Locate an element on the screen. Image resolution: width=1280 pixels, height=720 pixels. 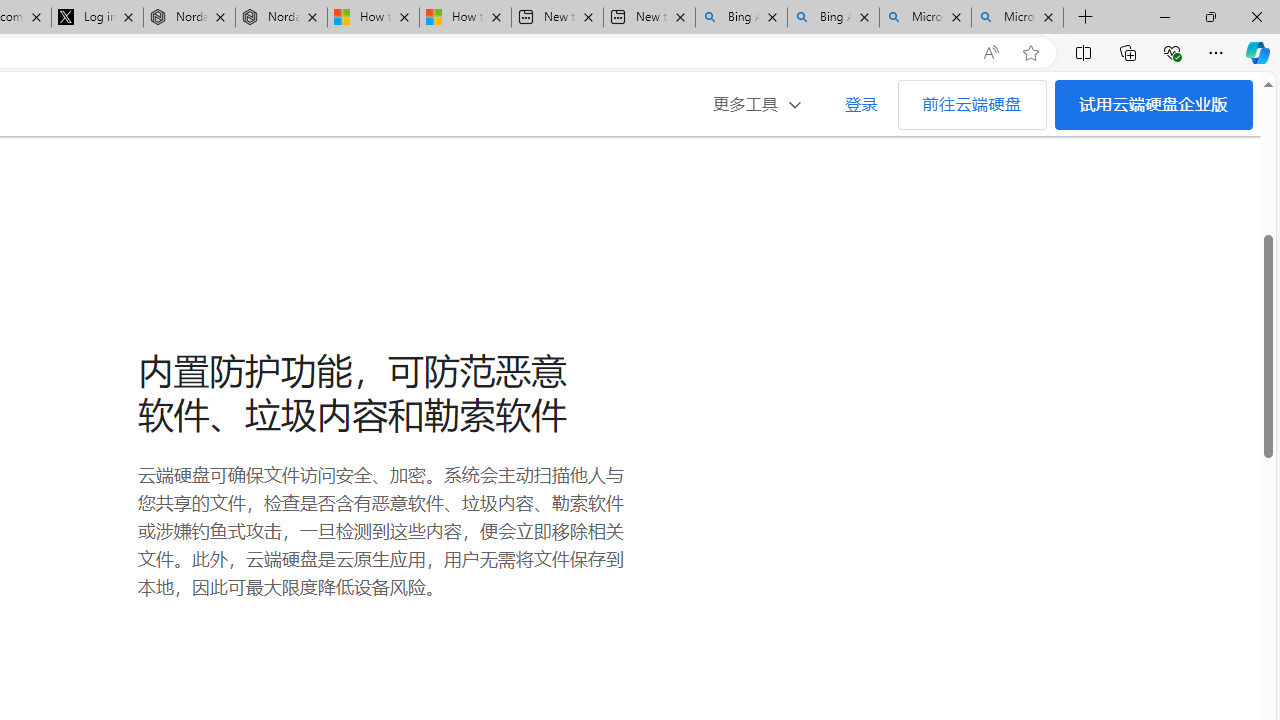
'Bing AI - Search' is located at coordinates (833, 17).